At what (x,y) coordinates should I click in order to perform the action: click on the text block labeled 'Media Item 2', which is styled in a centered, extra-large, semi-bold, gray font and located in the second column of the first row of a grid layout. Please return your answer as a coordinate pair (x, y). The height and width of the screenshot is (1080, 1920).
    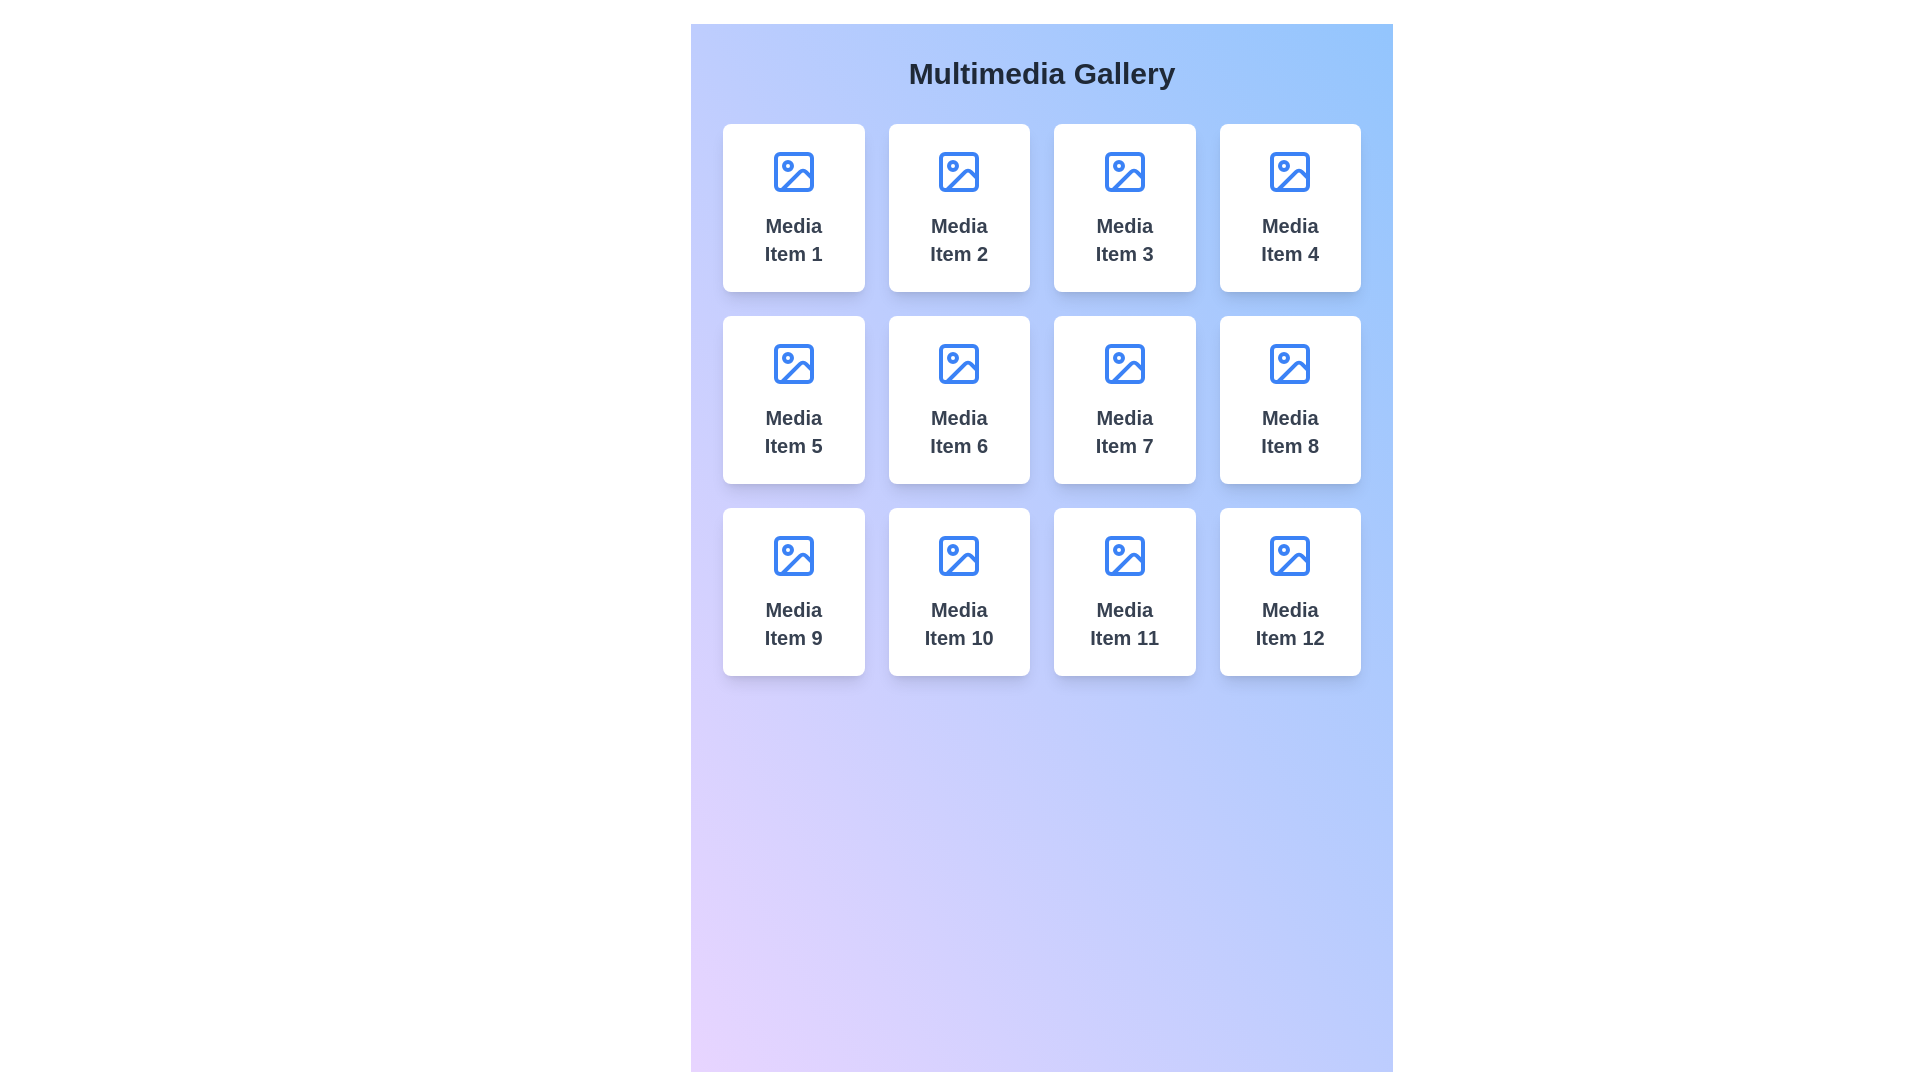
    Looking at the image, I should click on (958, 238).